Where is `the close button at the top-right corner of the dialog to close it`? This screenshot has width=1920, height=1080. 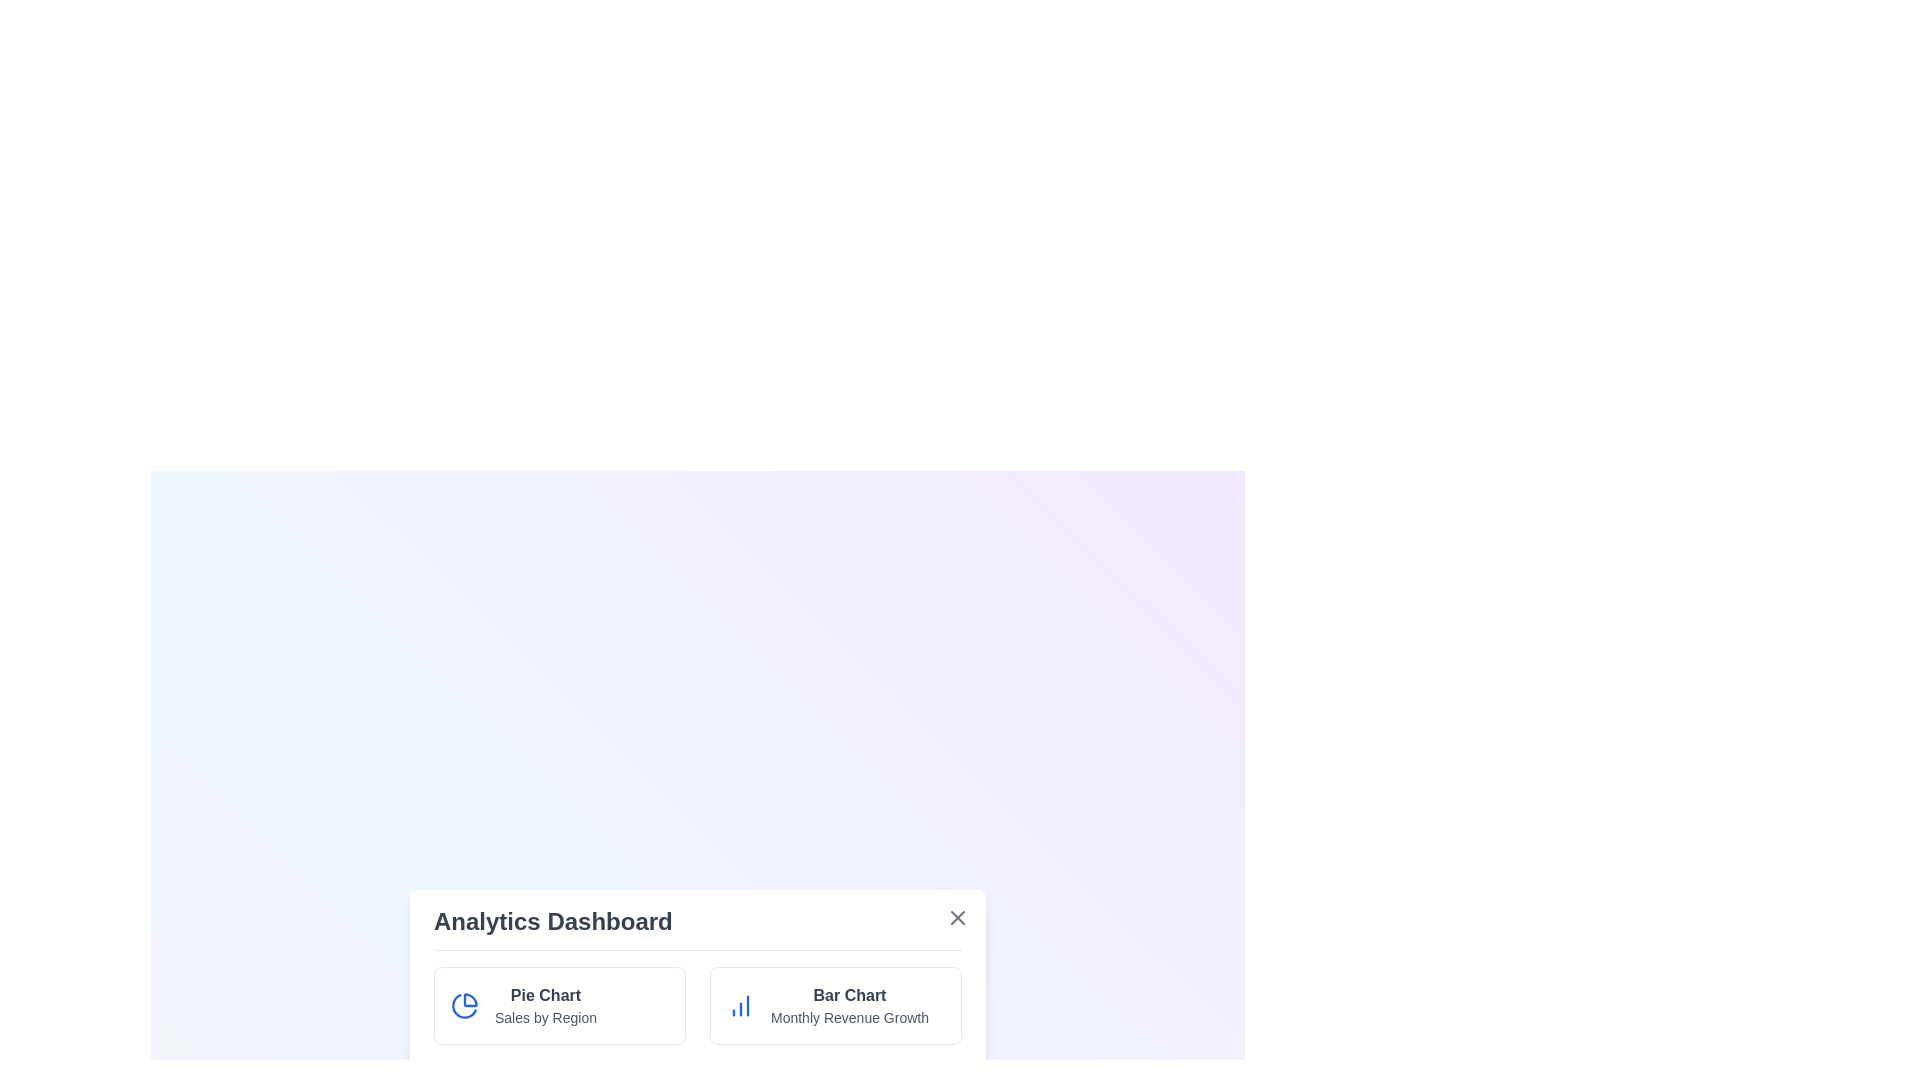
the close button at the top-right corner of the dialog to close it is located at coordinates (957, 917).